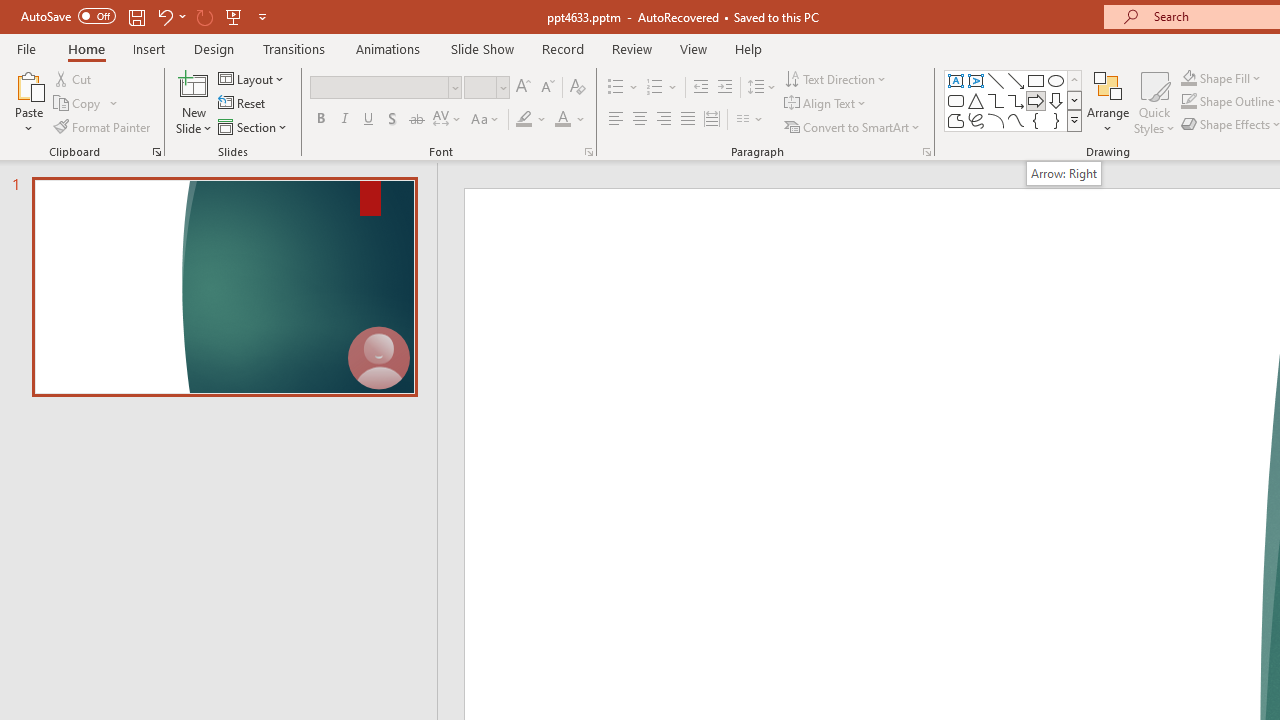 The height and width of the screenshot is (720, 1280). What do you see at coordinates (320, 119) in the screenshot?
I see `'Bold'` at bounding box center [320, 119].